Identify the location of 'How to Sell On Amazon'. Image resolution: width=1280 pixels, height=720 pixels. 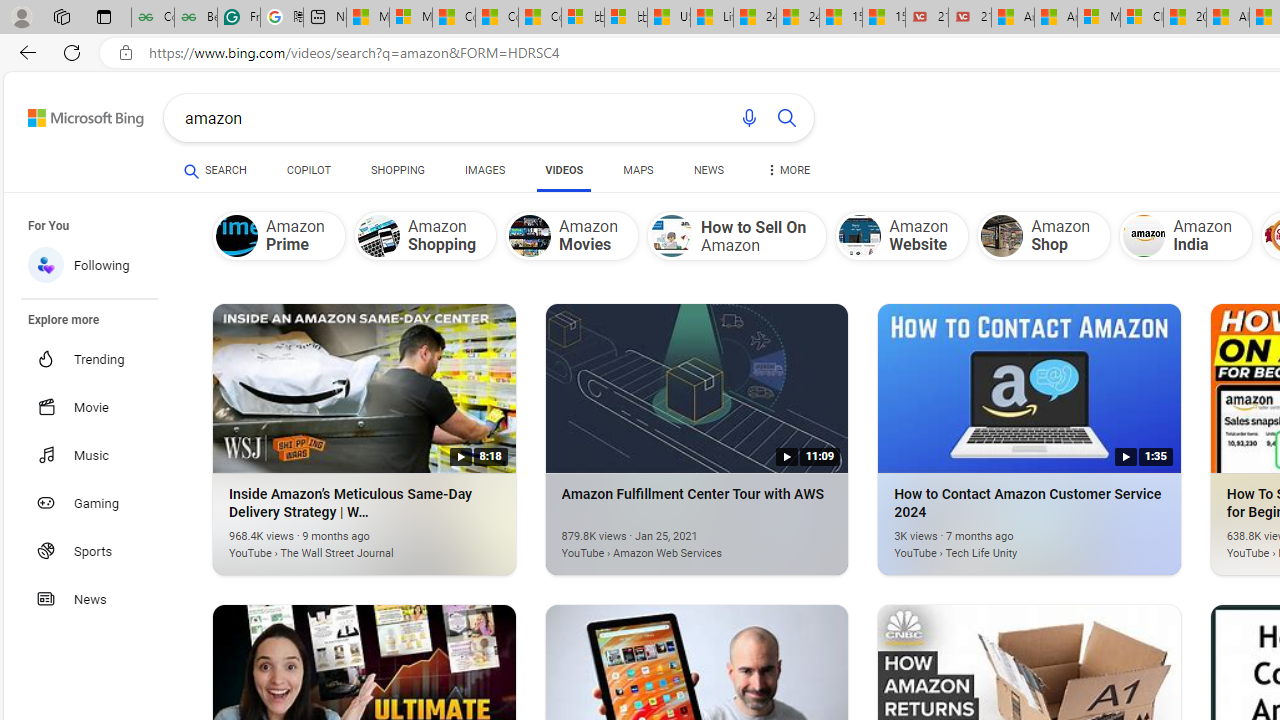
(672, 235).